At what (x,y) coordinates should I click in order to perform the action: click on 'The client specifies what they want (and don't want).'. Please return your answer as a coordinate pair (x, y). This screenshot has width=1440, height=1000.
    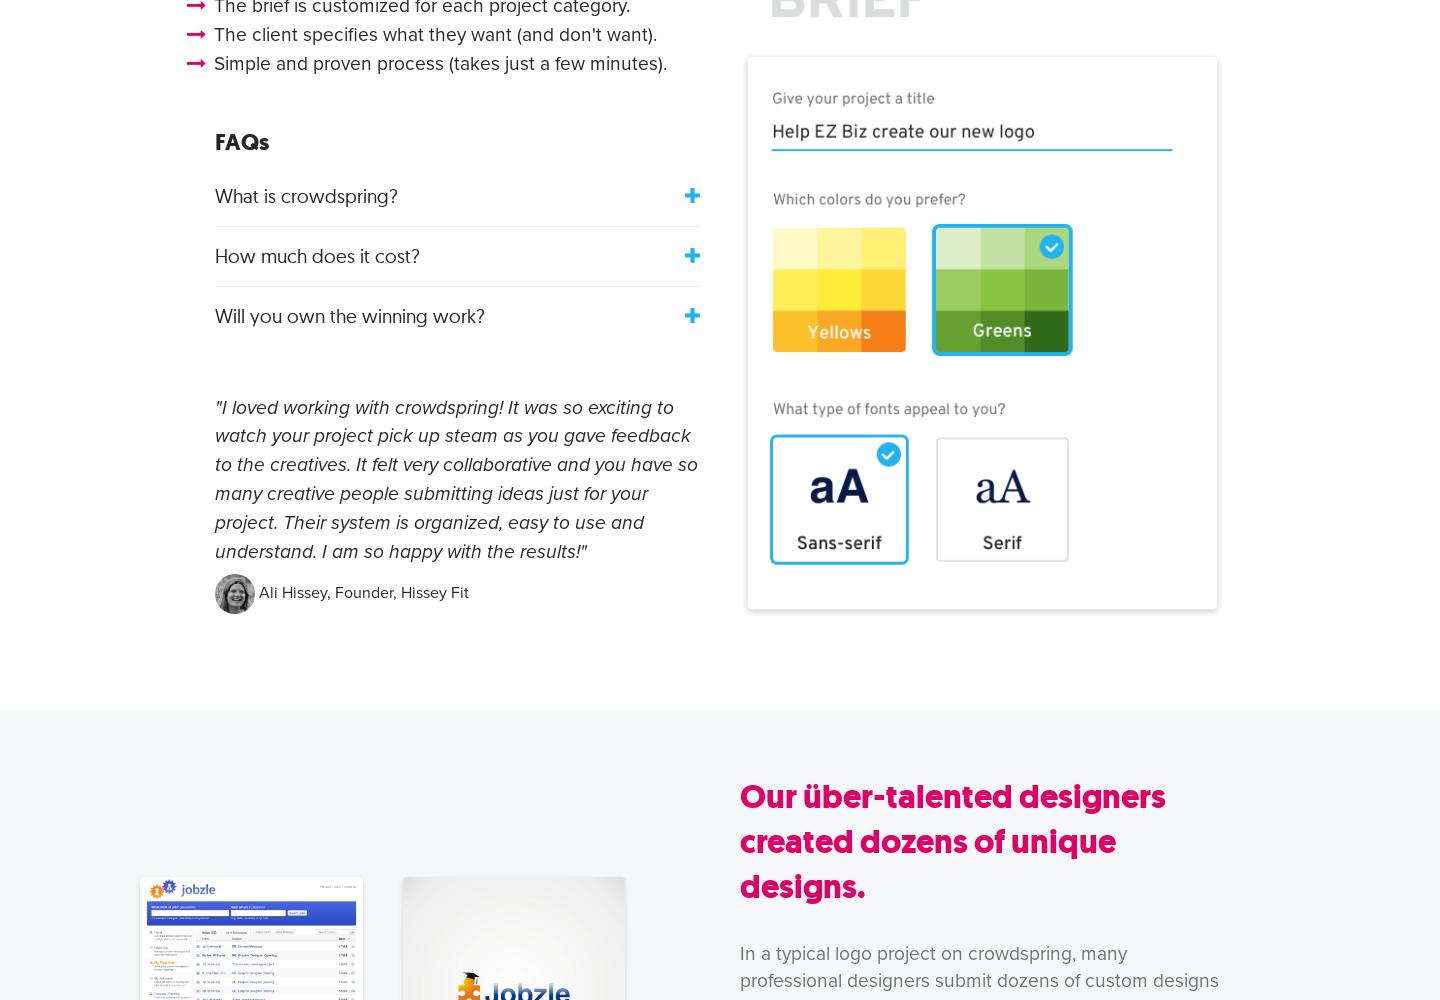
    Looking at the image, I should click on (435, 34).